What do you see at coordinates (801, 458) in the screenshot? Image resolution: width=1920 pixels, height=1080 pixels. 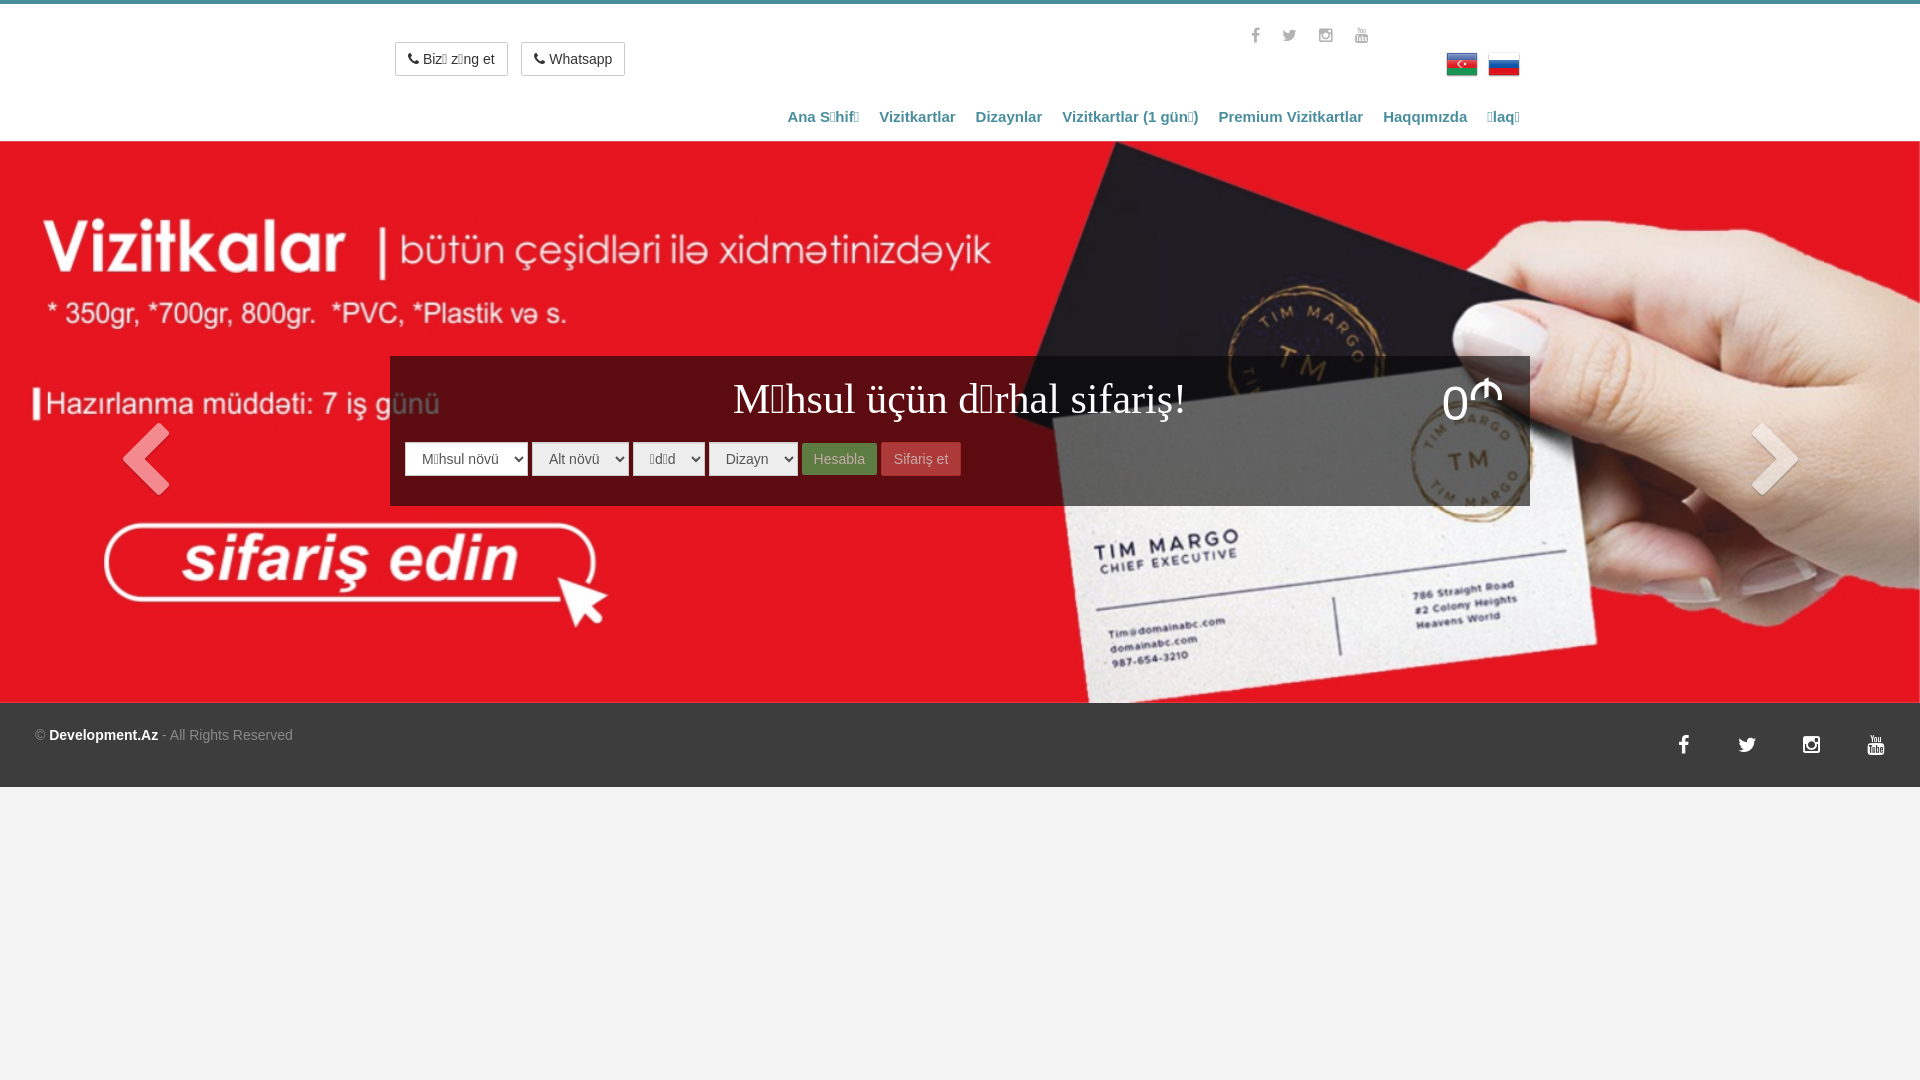 I see `'Hesabla'` at bounding box center [801, 458].